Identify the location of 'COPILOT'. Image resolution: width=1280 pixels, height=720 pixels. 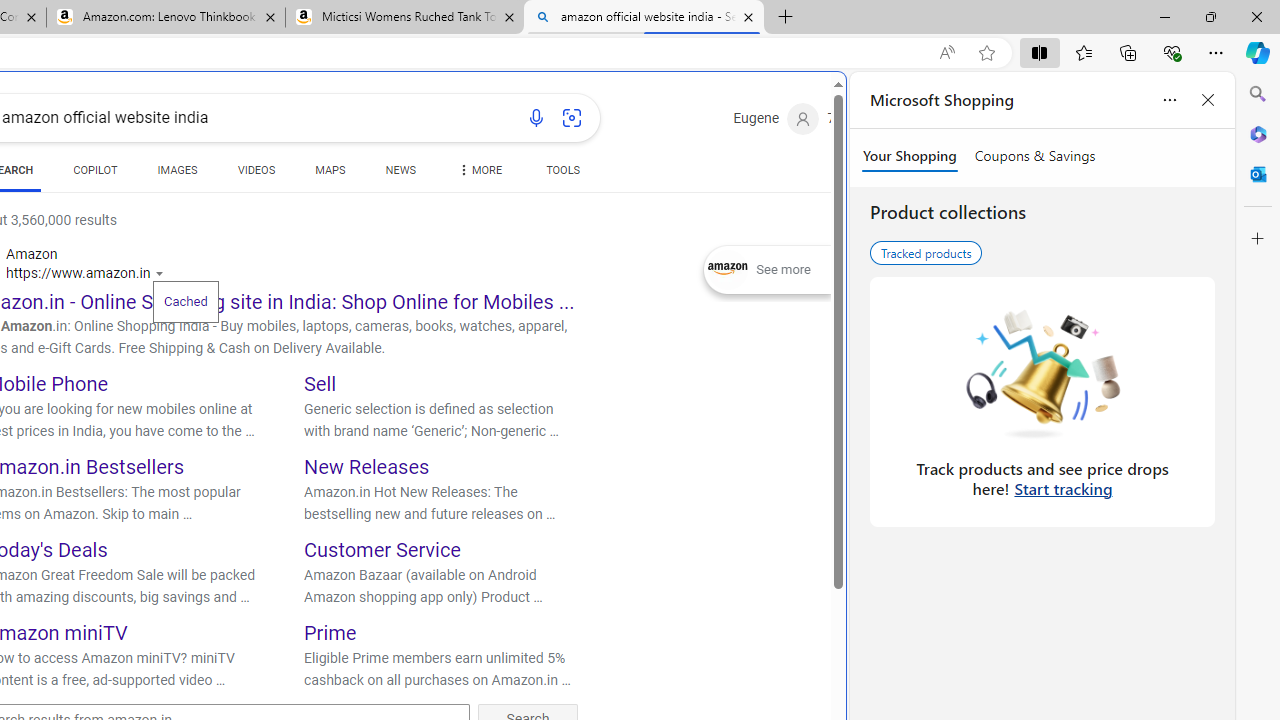
(94, 172).